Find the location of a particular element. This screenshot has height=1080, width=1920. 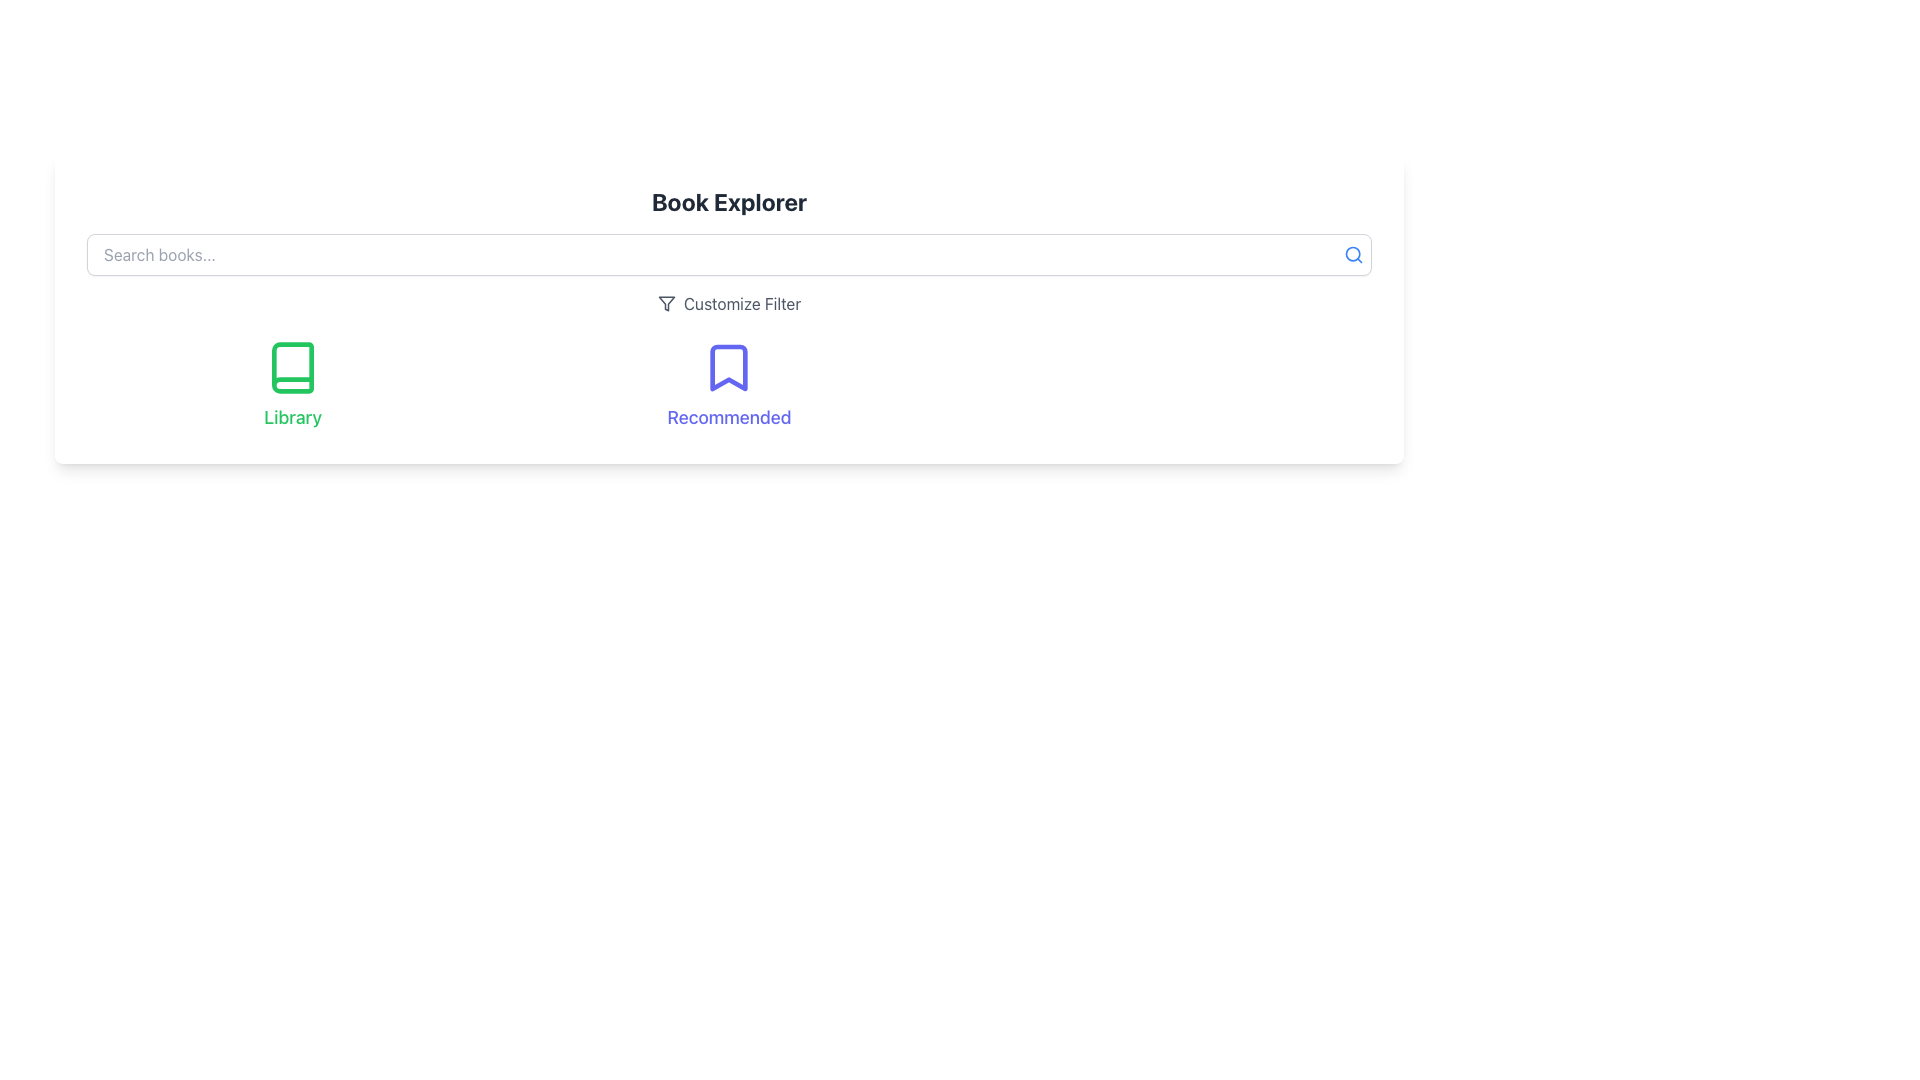

the Interactive Text Label located in the 'Recommended' section of the application is located at coordinates (728, 416).